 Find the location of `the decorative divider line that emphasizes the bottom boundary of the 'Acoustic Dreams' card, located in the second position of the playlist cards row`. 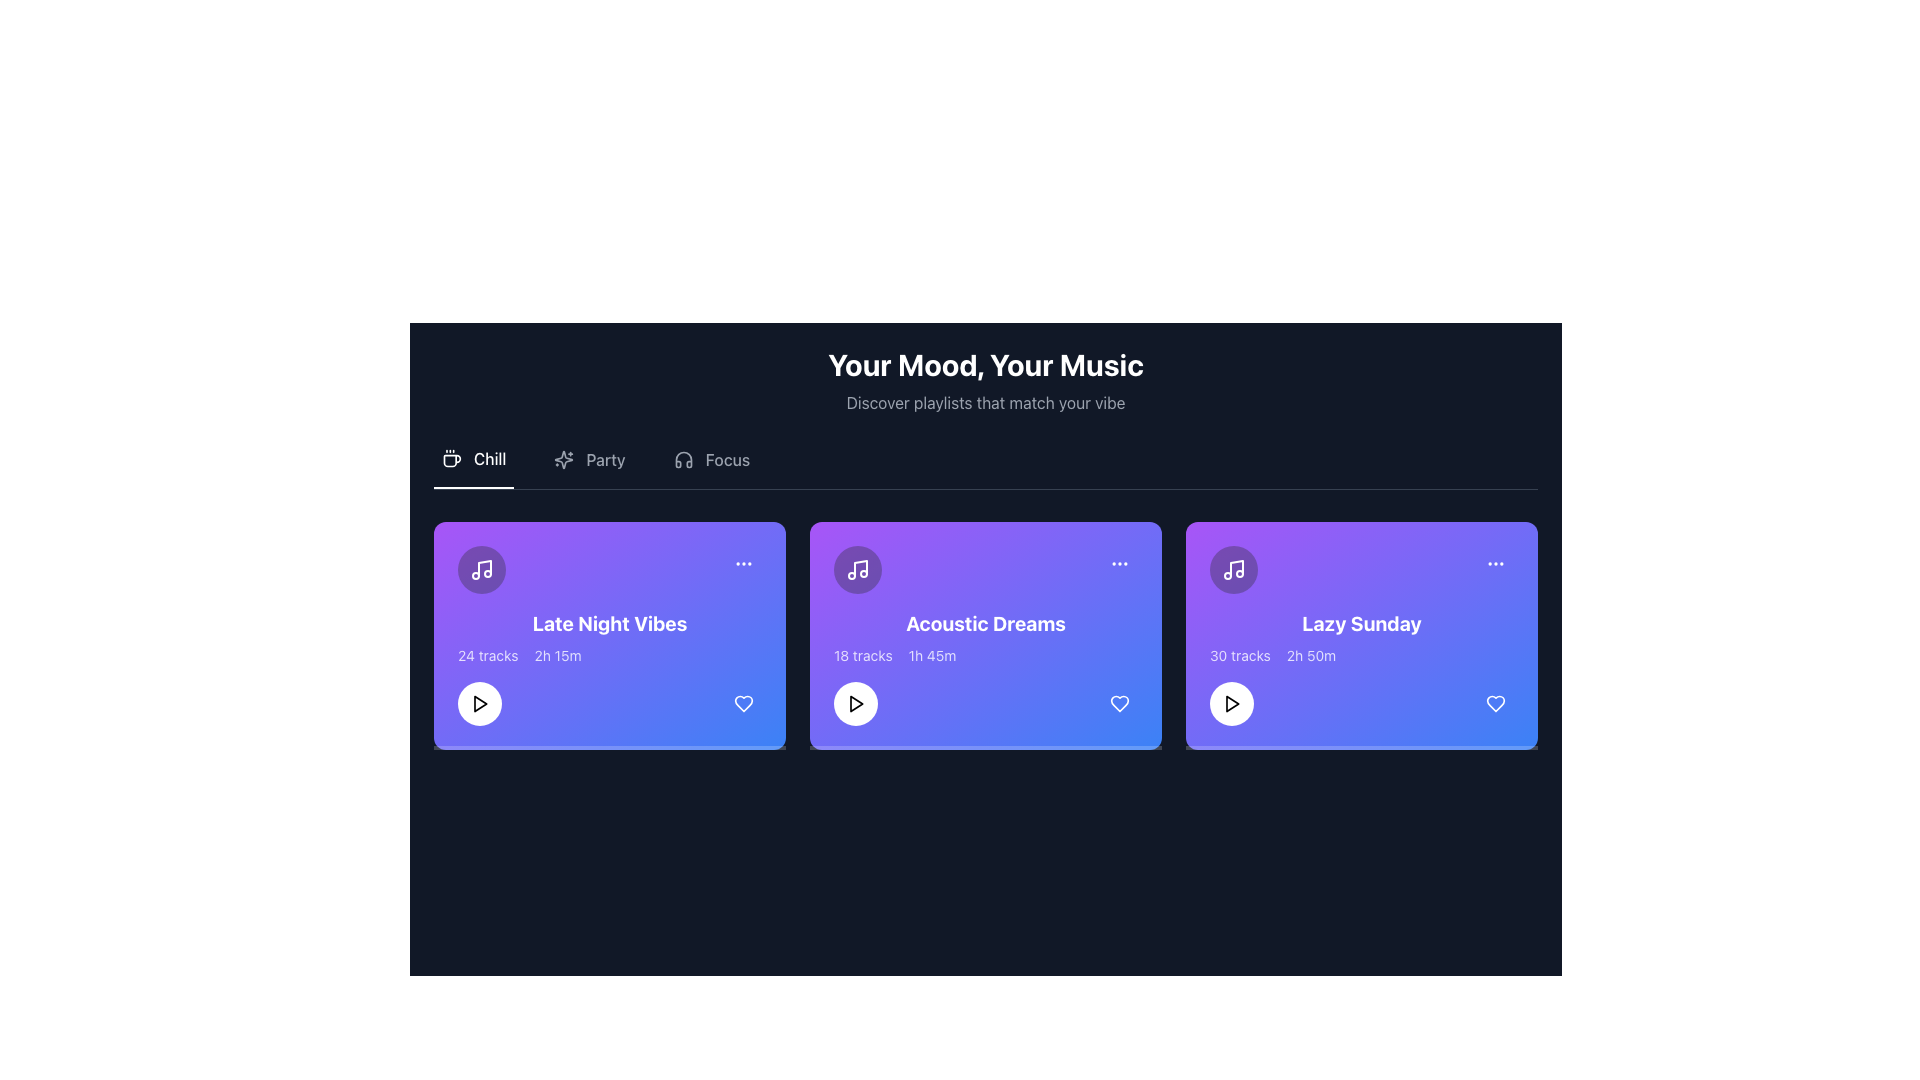

the decorative divider line that emphasizes the bottom boundary of the 'Acoustic Dreams' card, located in the second position of the playlist cards row is located at coordinates (985, 748).